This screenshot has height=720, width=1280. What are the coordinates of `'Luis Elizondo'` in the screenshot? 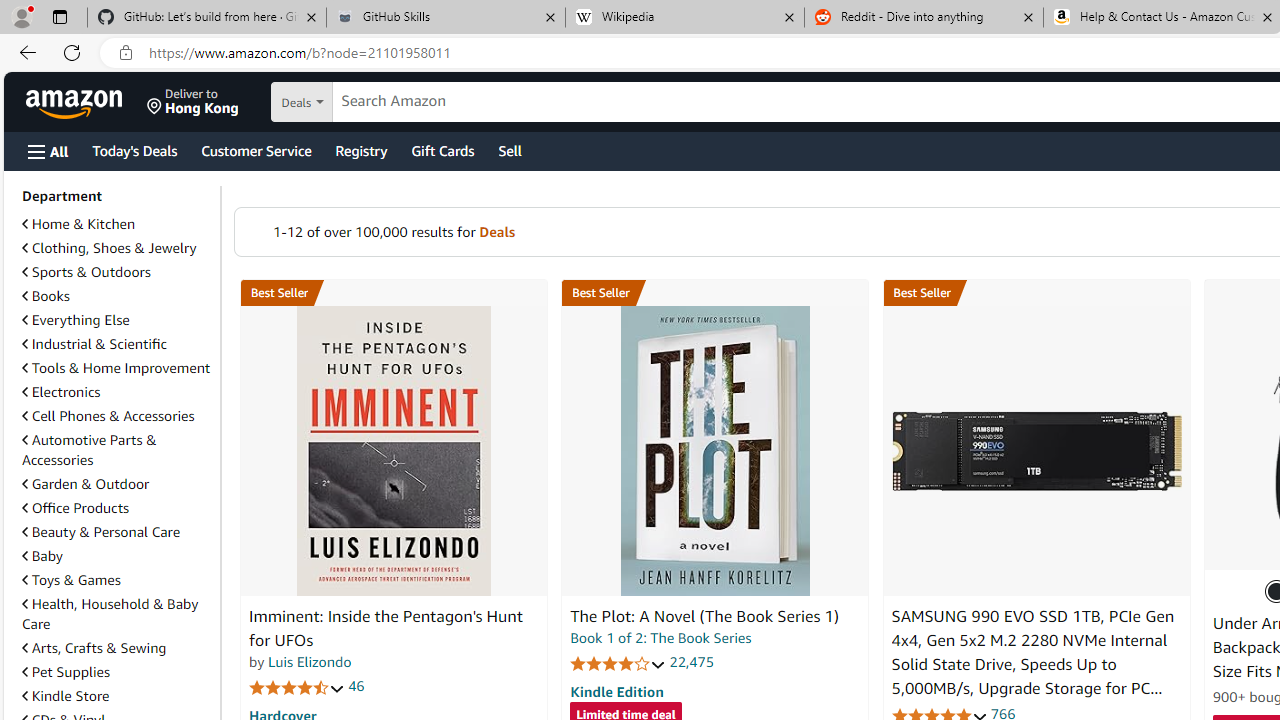 It's located at (308, 662).